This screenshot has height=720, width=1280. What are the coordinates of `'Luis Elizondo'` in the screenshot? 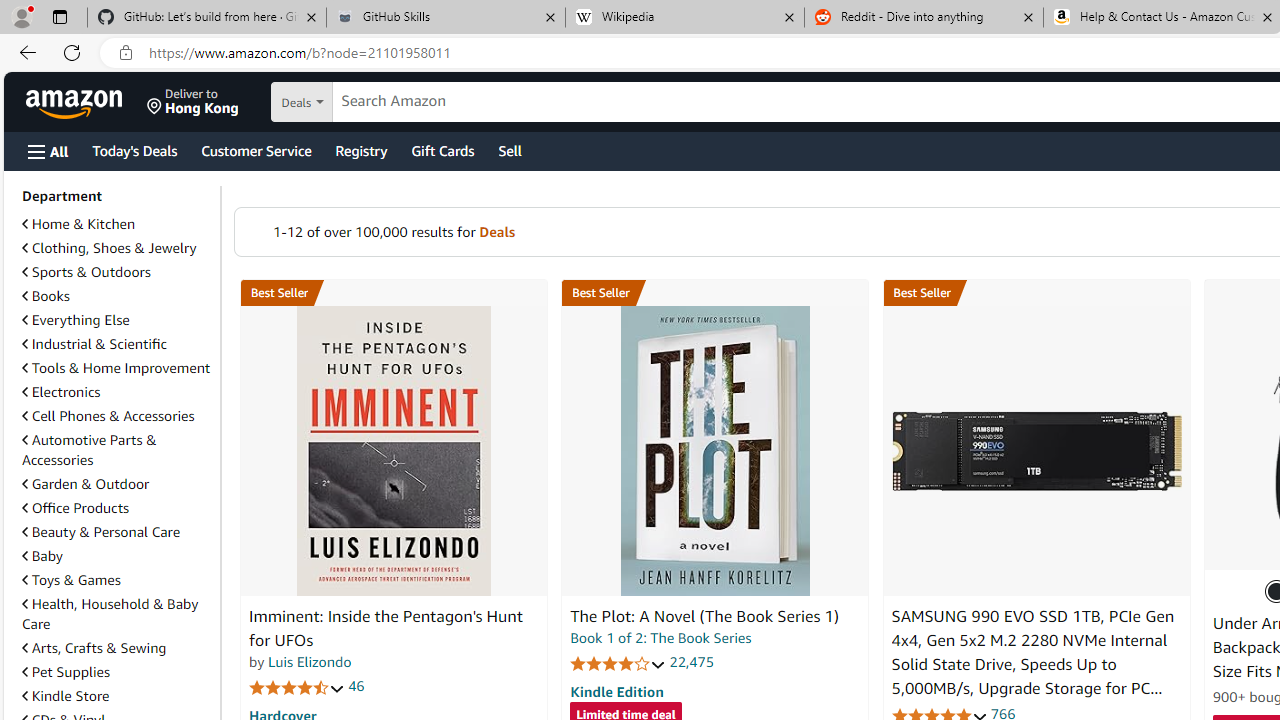 It's located at (308, 662).